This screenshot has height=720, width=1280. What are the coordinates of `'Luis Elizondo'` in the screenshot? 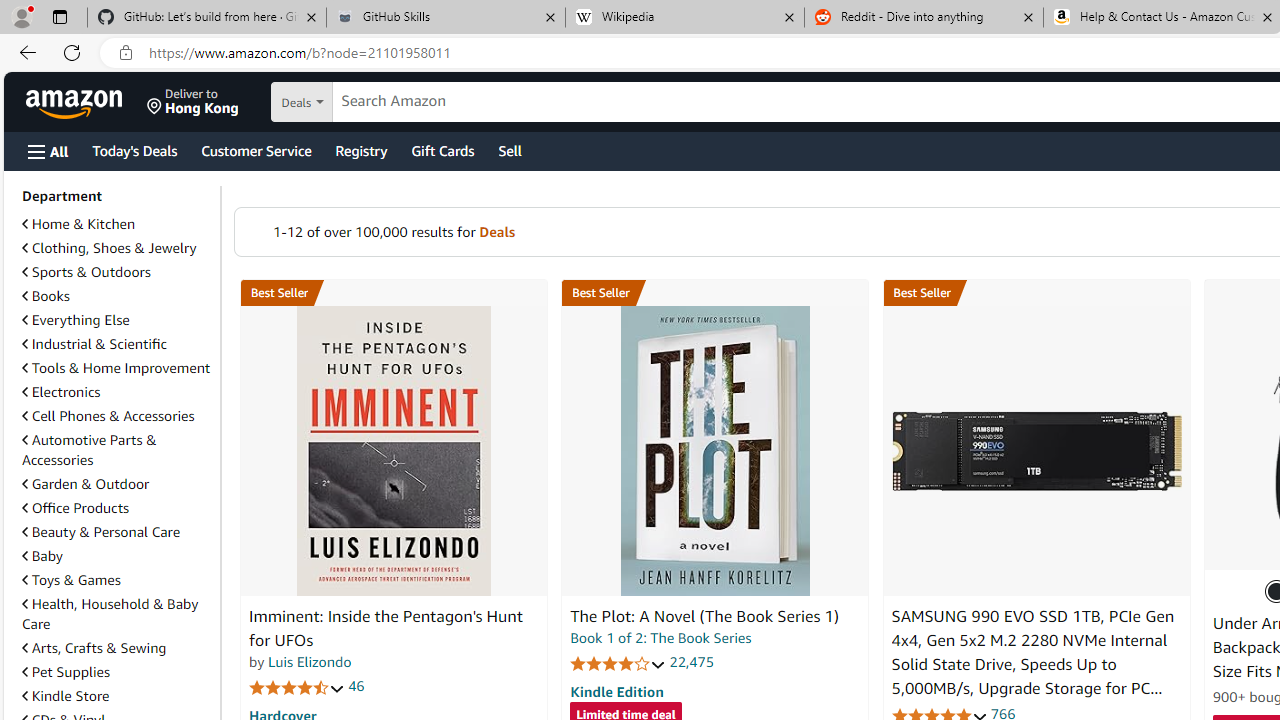 It's located at (308, 662).